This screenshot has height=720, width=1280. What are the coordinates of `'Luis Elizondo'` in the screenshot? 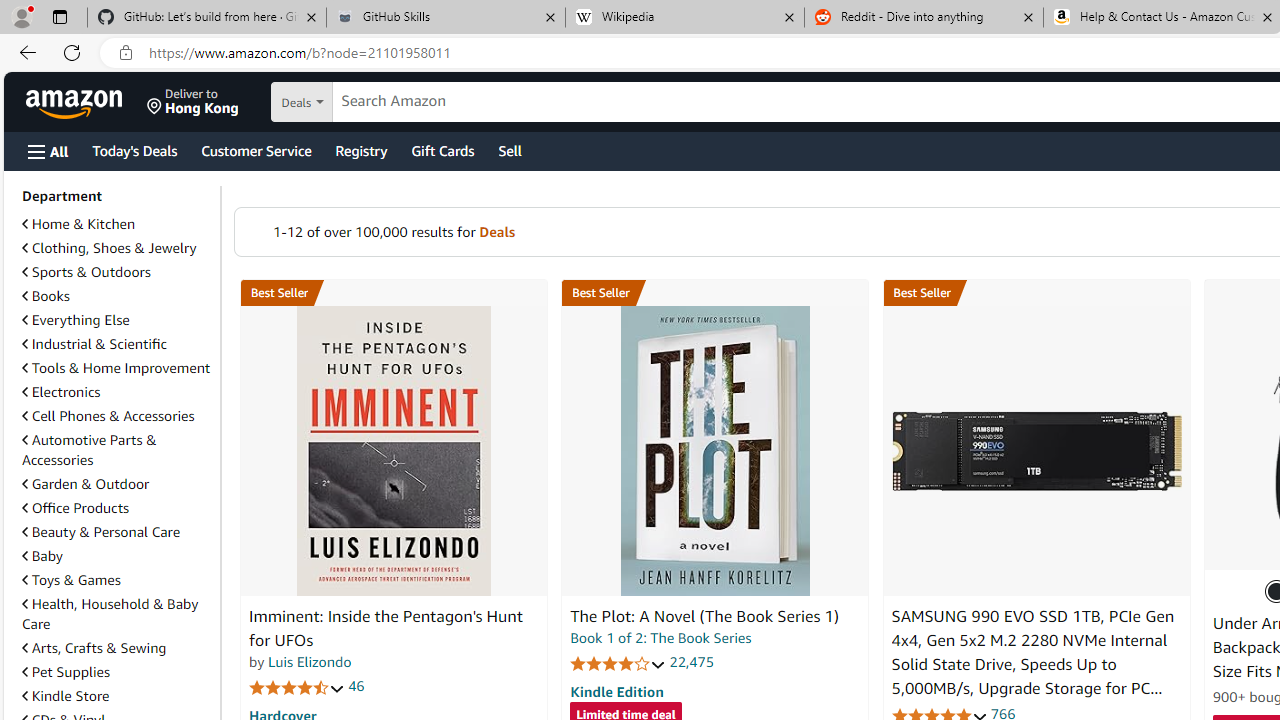 It's located at (308, 662).